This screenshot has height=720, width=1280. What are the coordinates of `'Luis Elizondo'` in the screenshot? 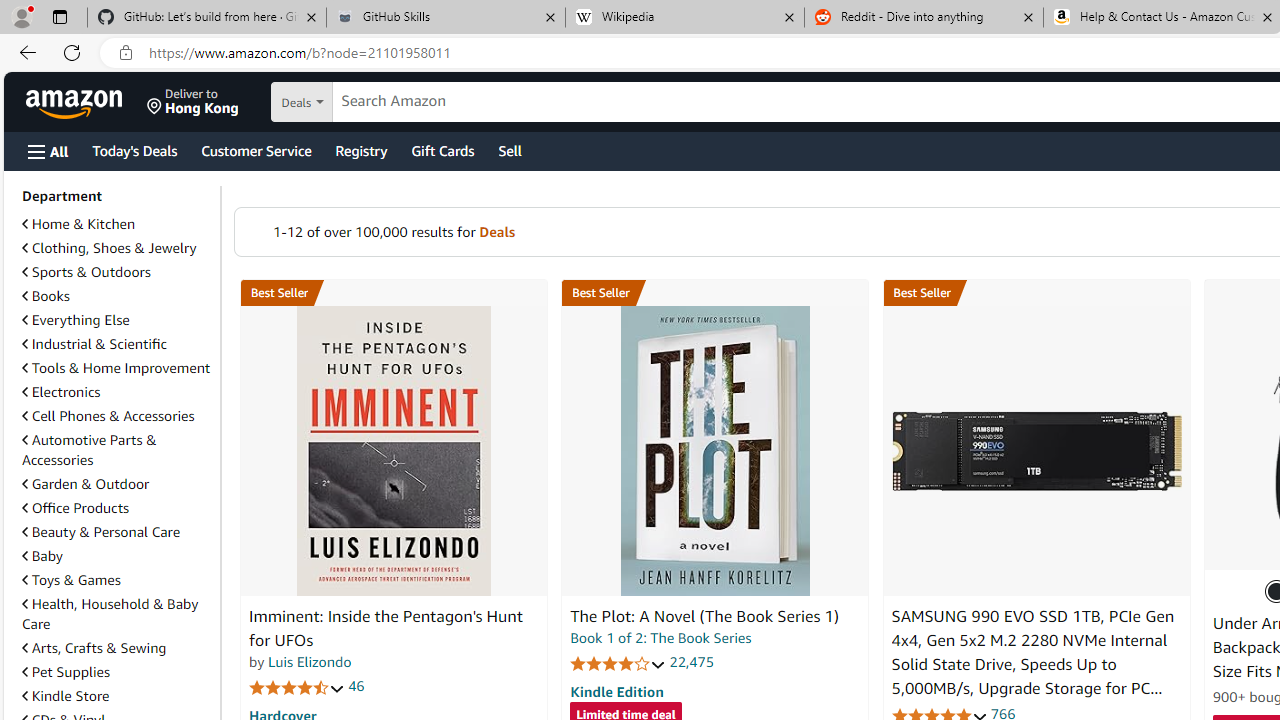 It's located at (308, 662).